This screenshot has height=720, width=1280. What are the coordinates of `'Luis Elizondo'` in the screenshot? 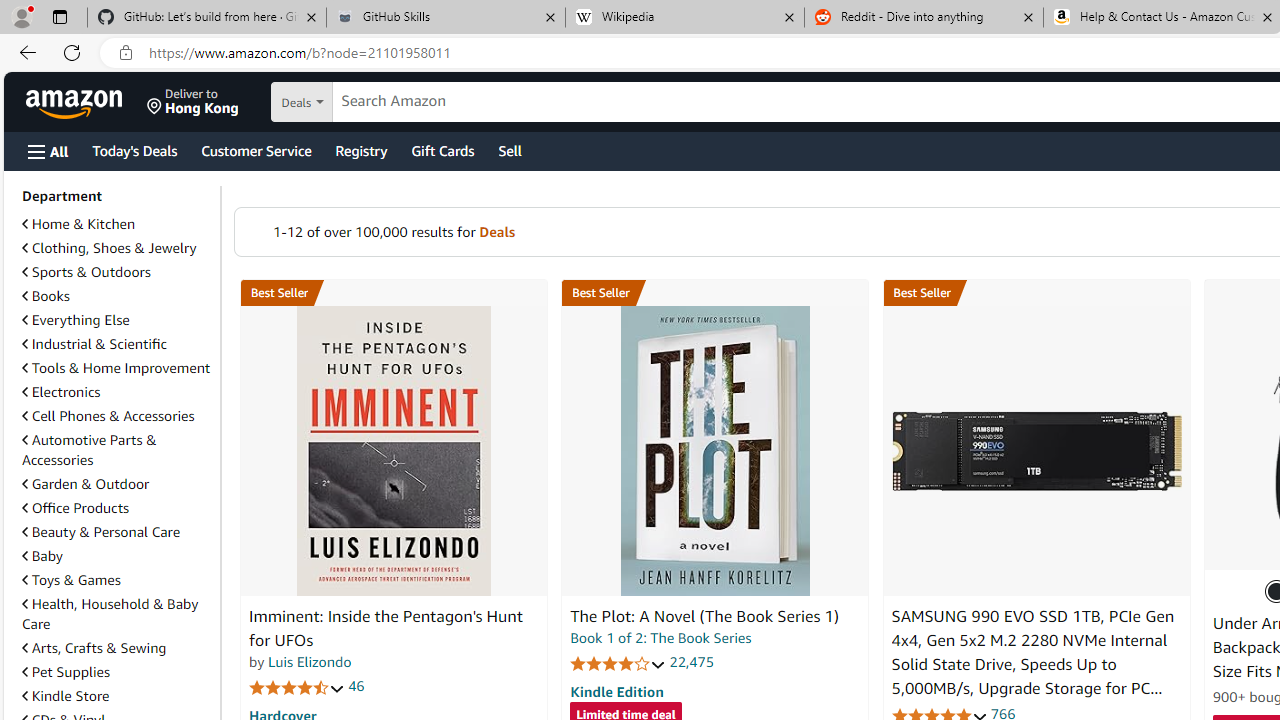 It's located at (308, 662).